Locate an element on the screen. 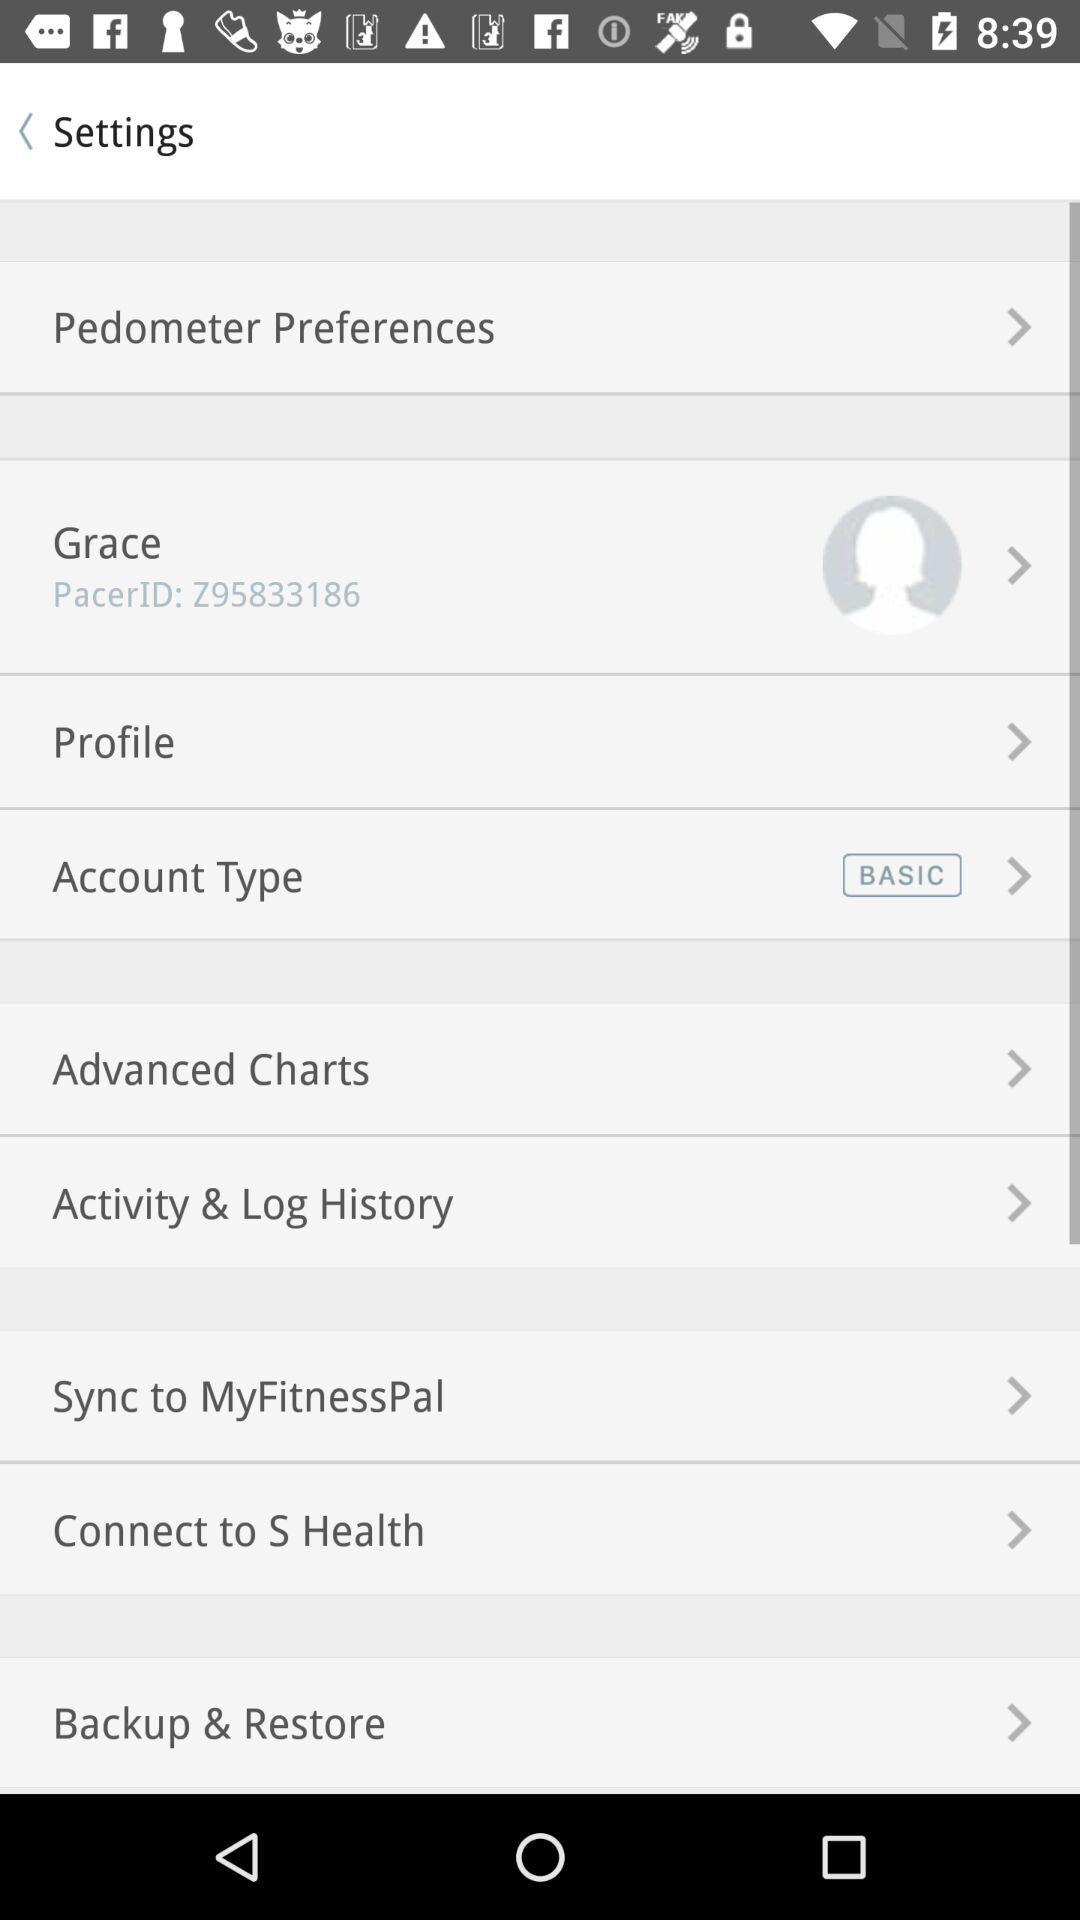 Image resolution: width=1080 pixels, height=1920 pixels. the item to the right of the account type icon is located at coordinates (897, 875).